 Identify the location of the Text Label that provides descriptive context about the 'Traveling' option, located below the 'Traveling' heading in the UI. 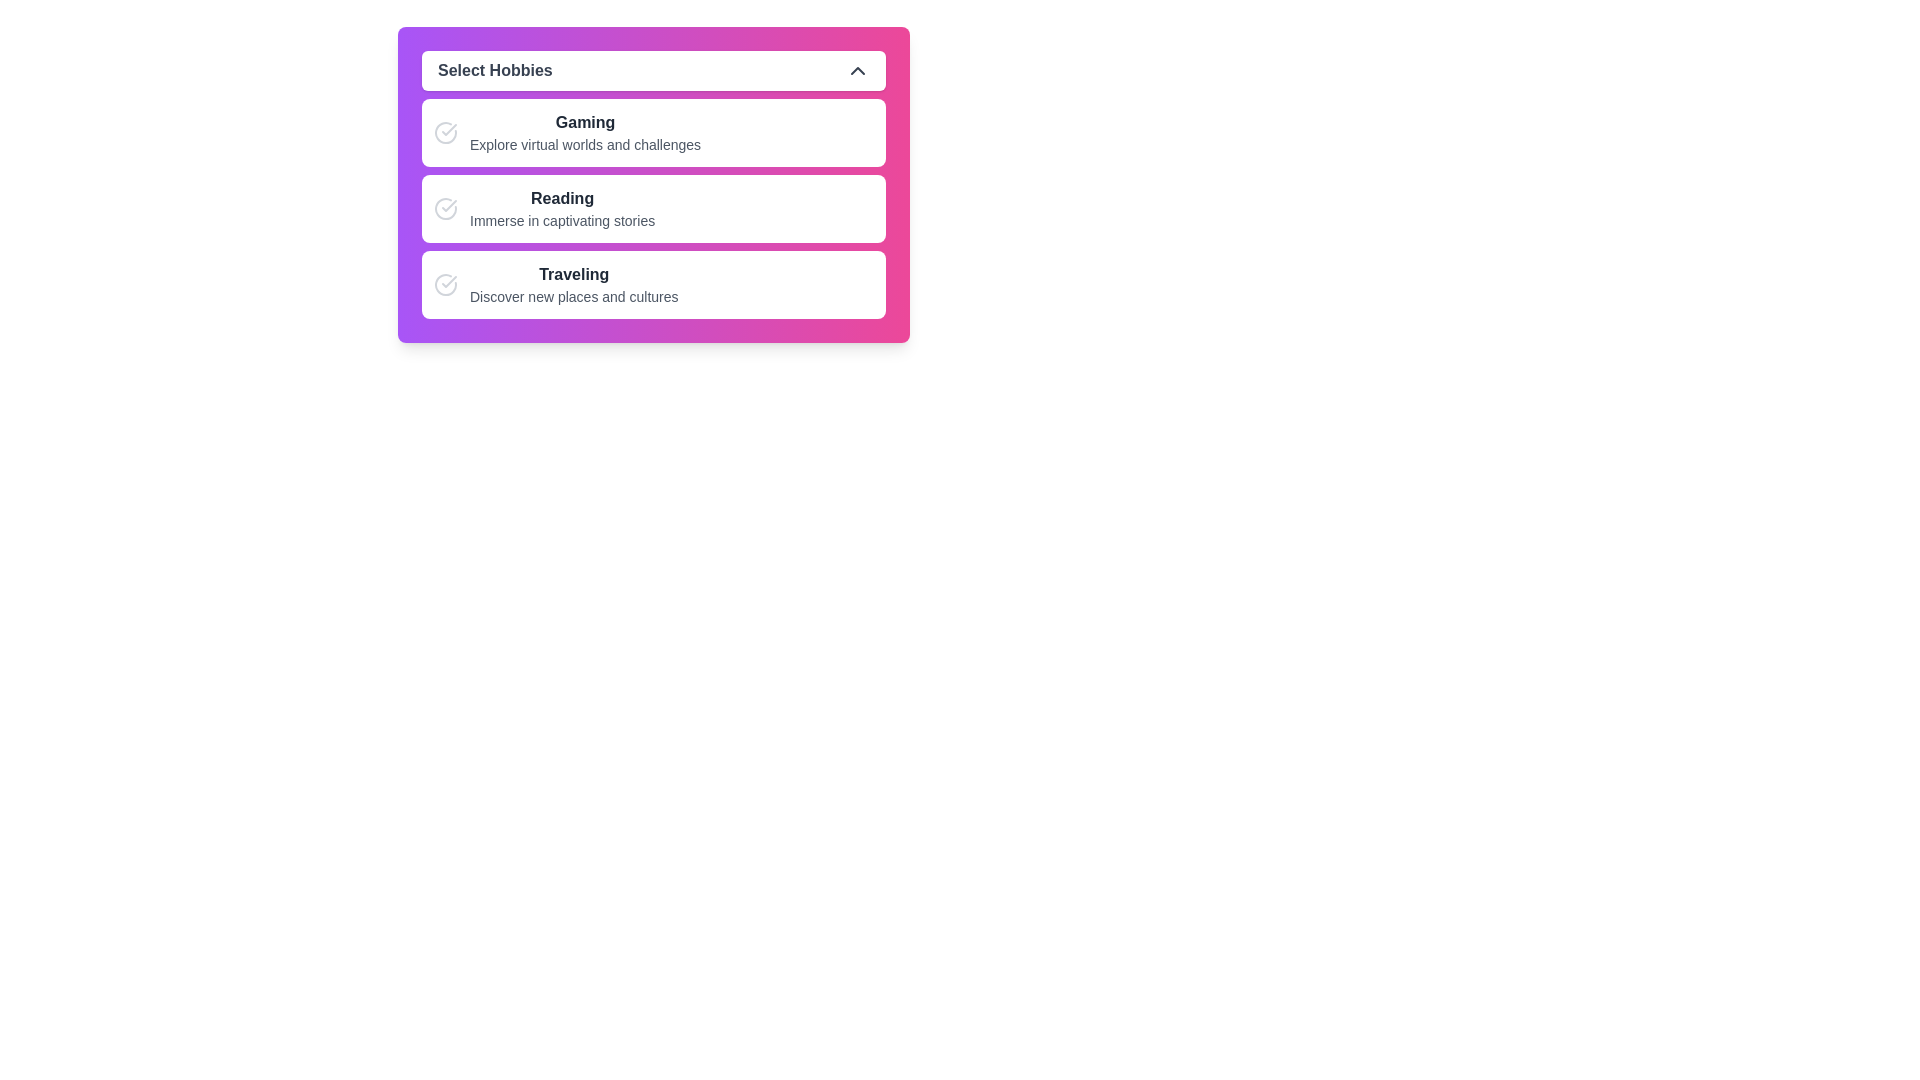
(573, 297).